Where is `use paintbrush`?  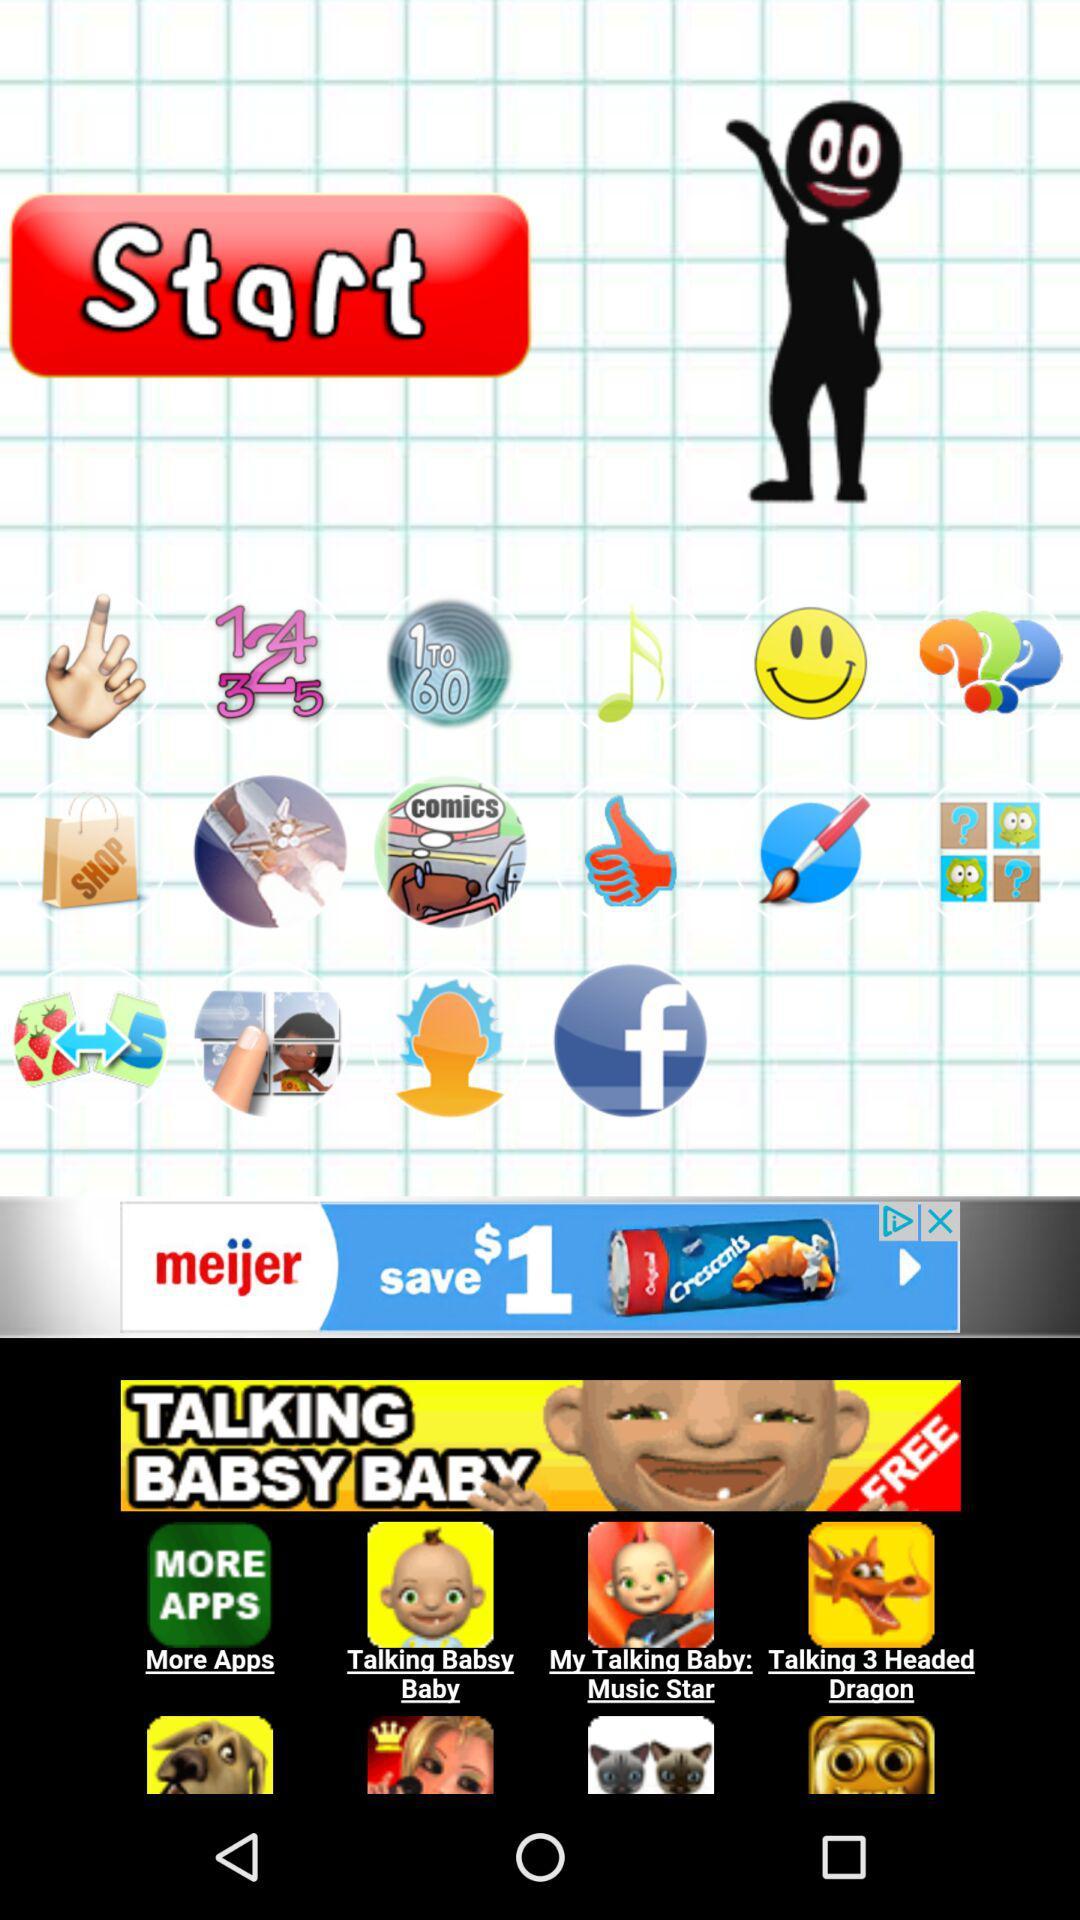 use paintbrush is located at coordinates (810, 851).